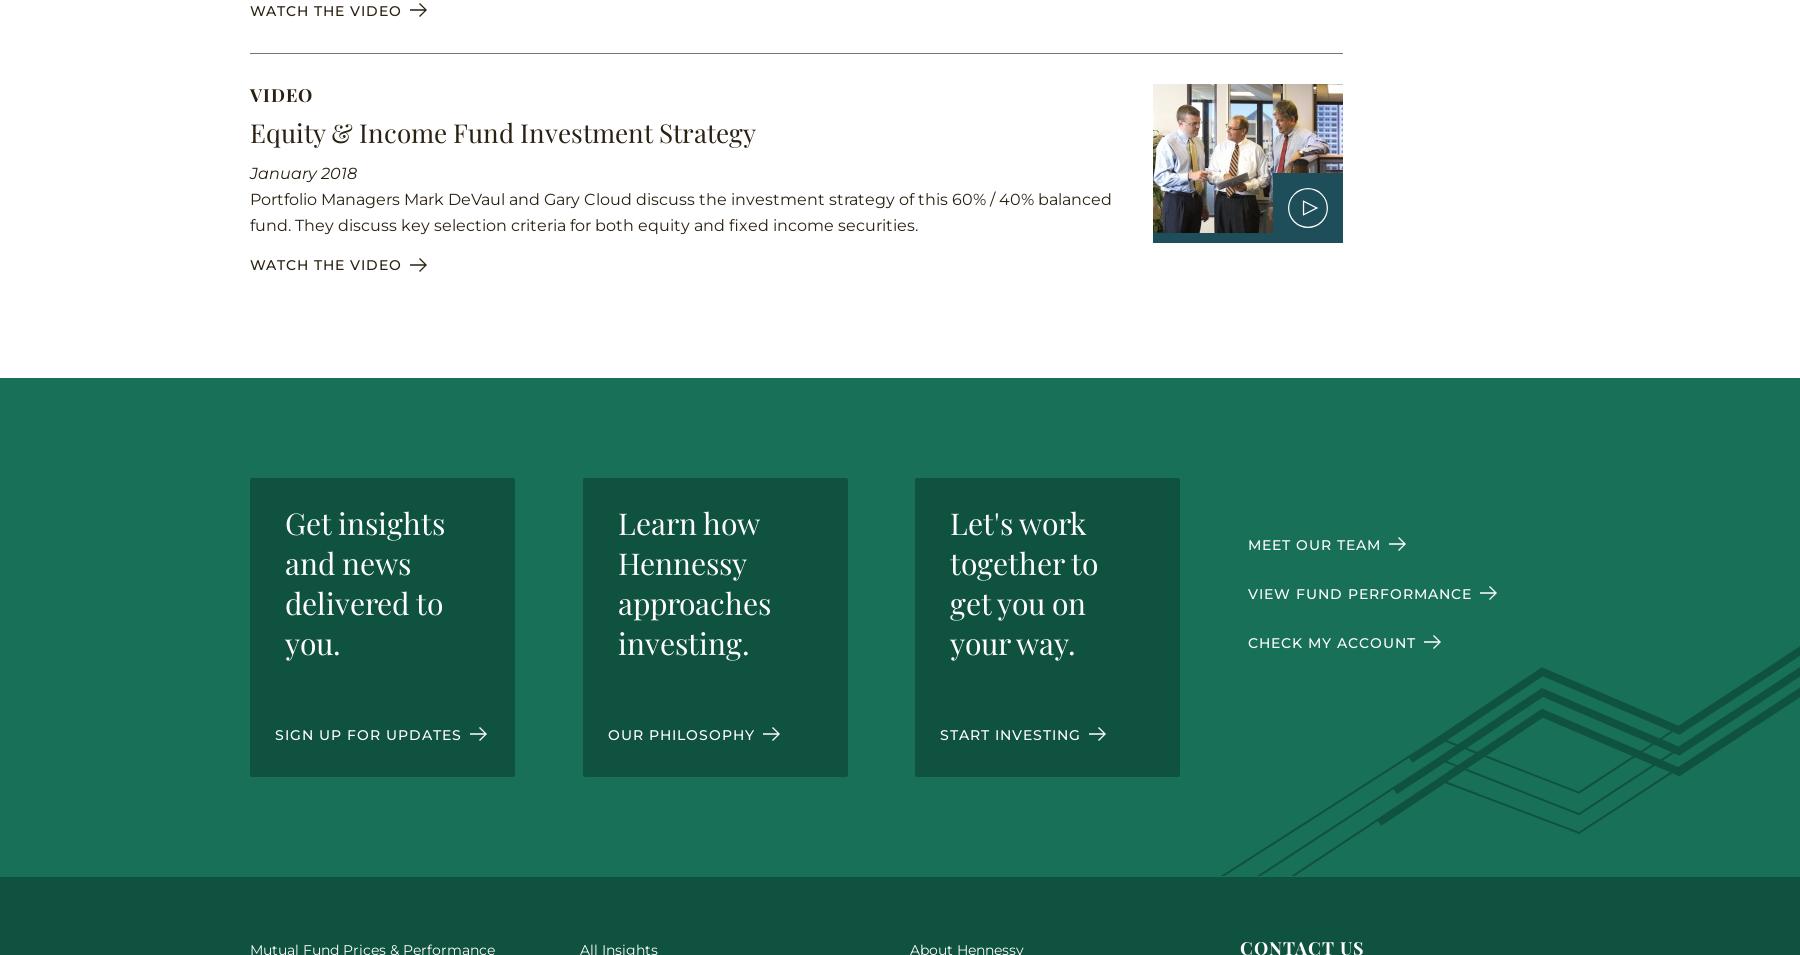  What do you see at coordinates (501, 130) in the screenshot?
I see `'Equity & Income Fund Investment Strategy'` at bounding box center [501, 130].